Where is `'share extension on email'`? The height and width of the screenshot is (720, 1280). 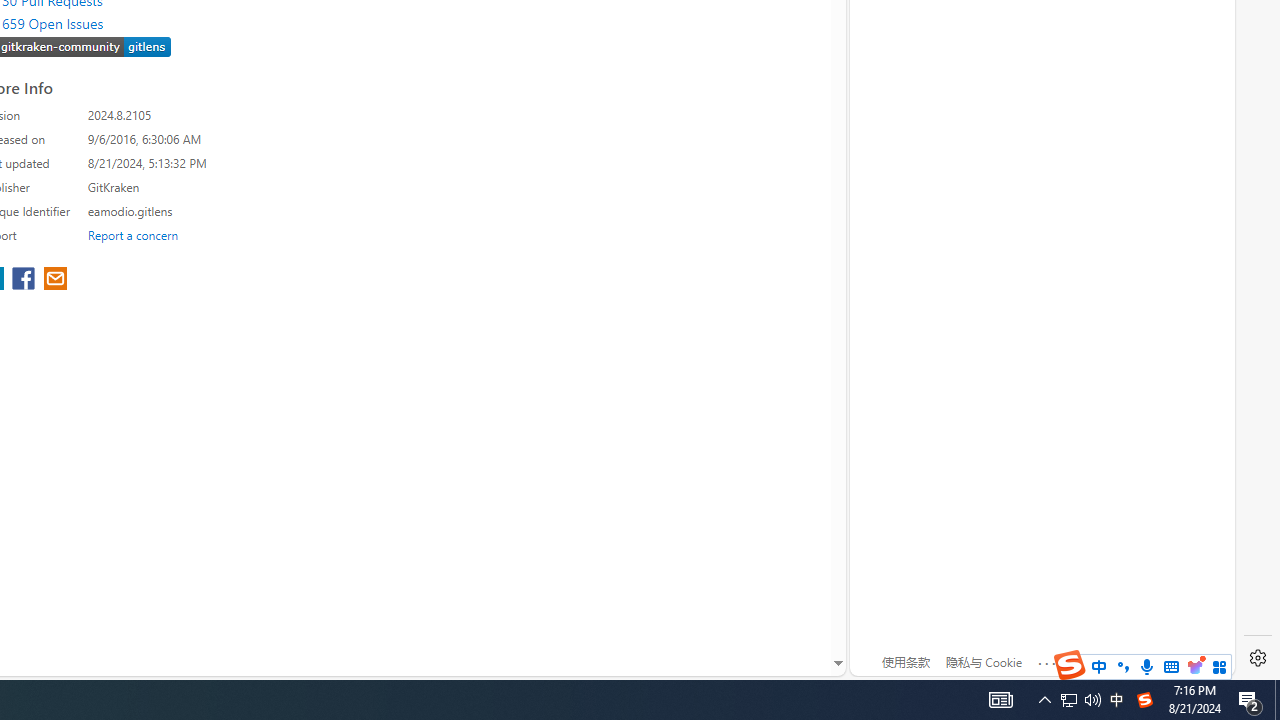
'share extension on email' is located at coordinates (55, 280).